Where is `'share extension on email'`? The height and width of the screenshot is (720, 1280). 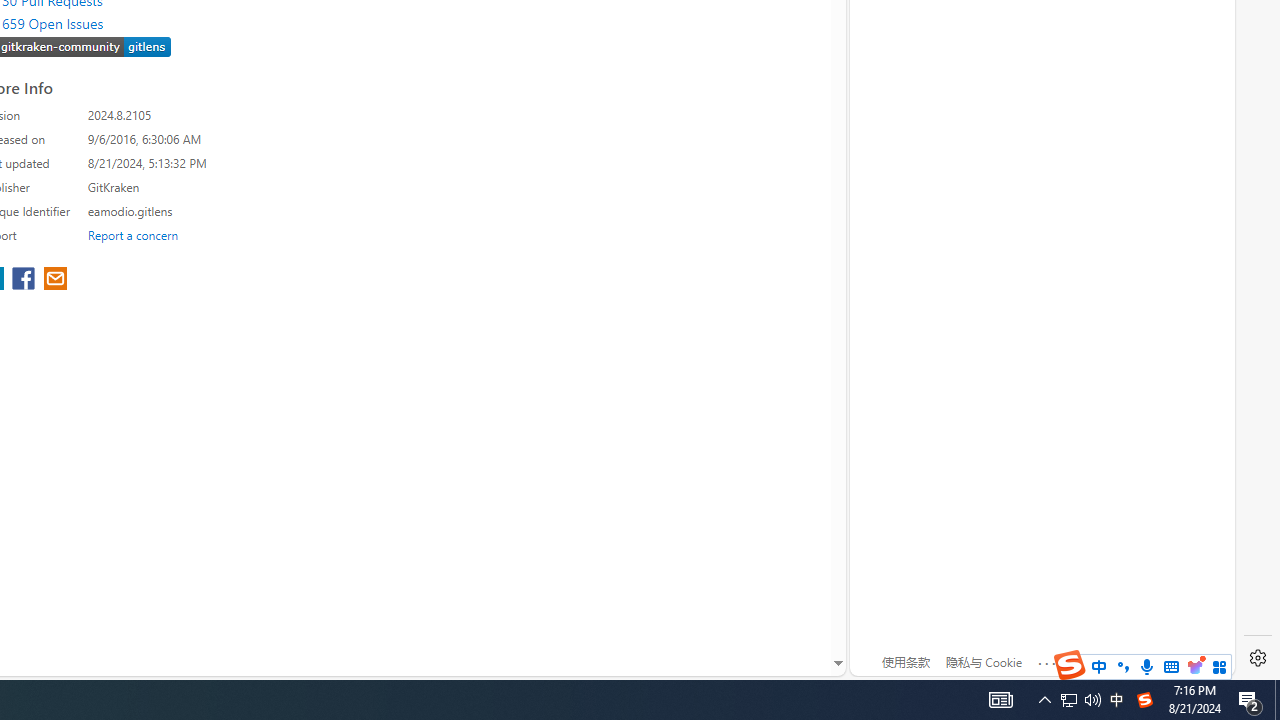
'share extension on email' is located at coordinates (55, 280).